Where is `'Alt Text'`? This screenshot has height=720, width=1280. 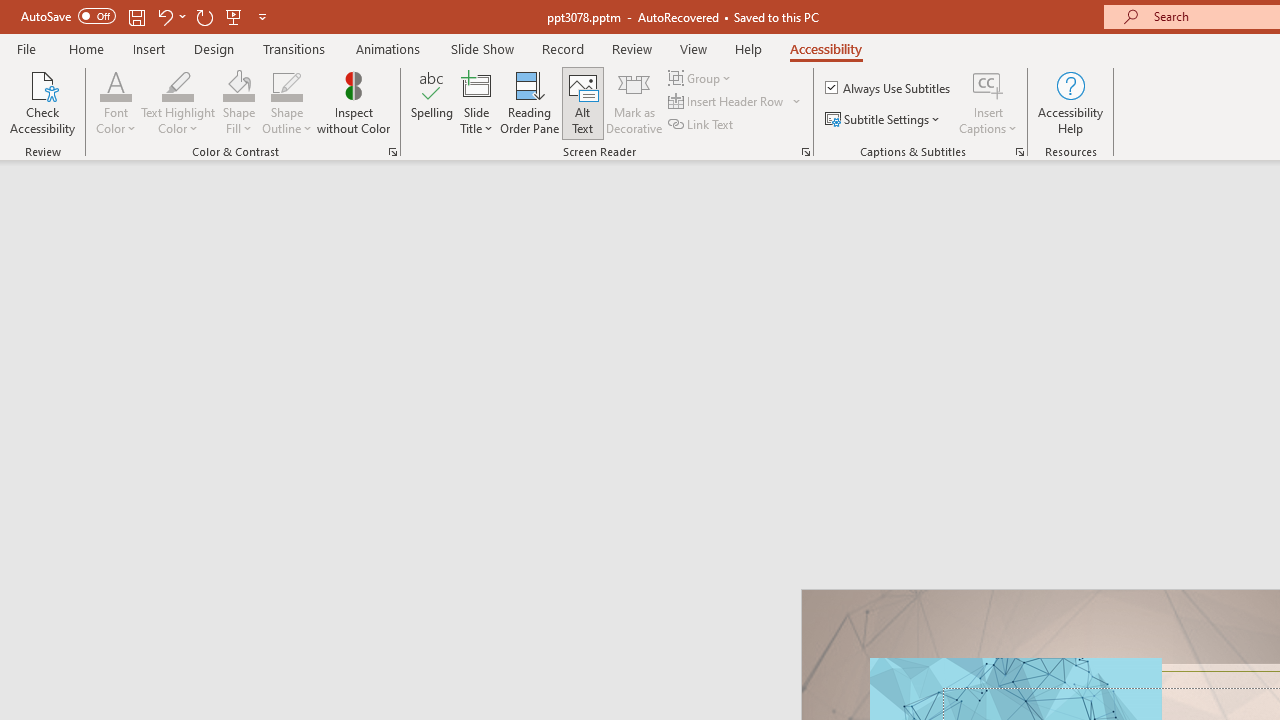
'Alt Text' is located at coordinates (582, 103).